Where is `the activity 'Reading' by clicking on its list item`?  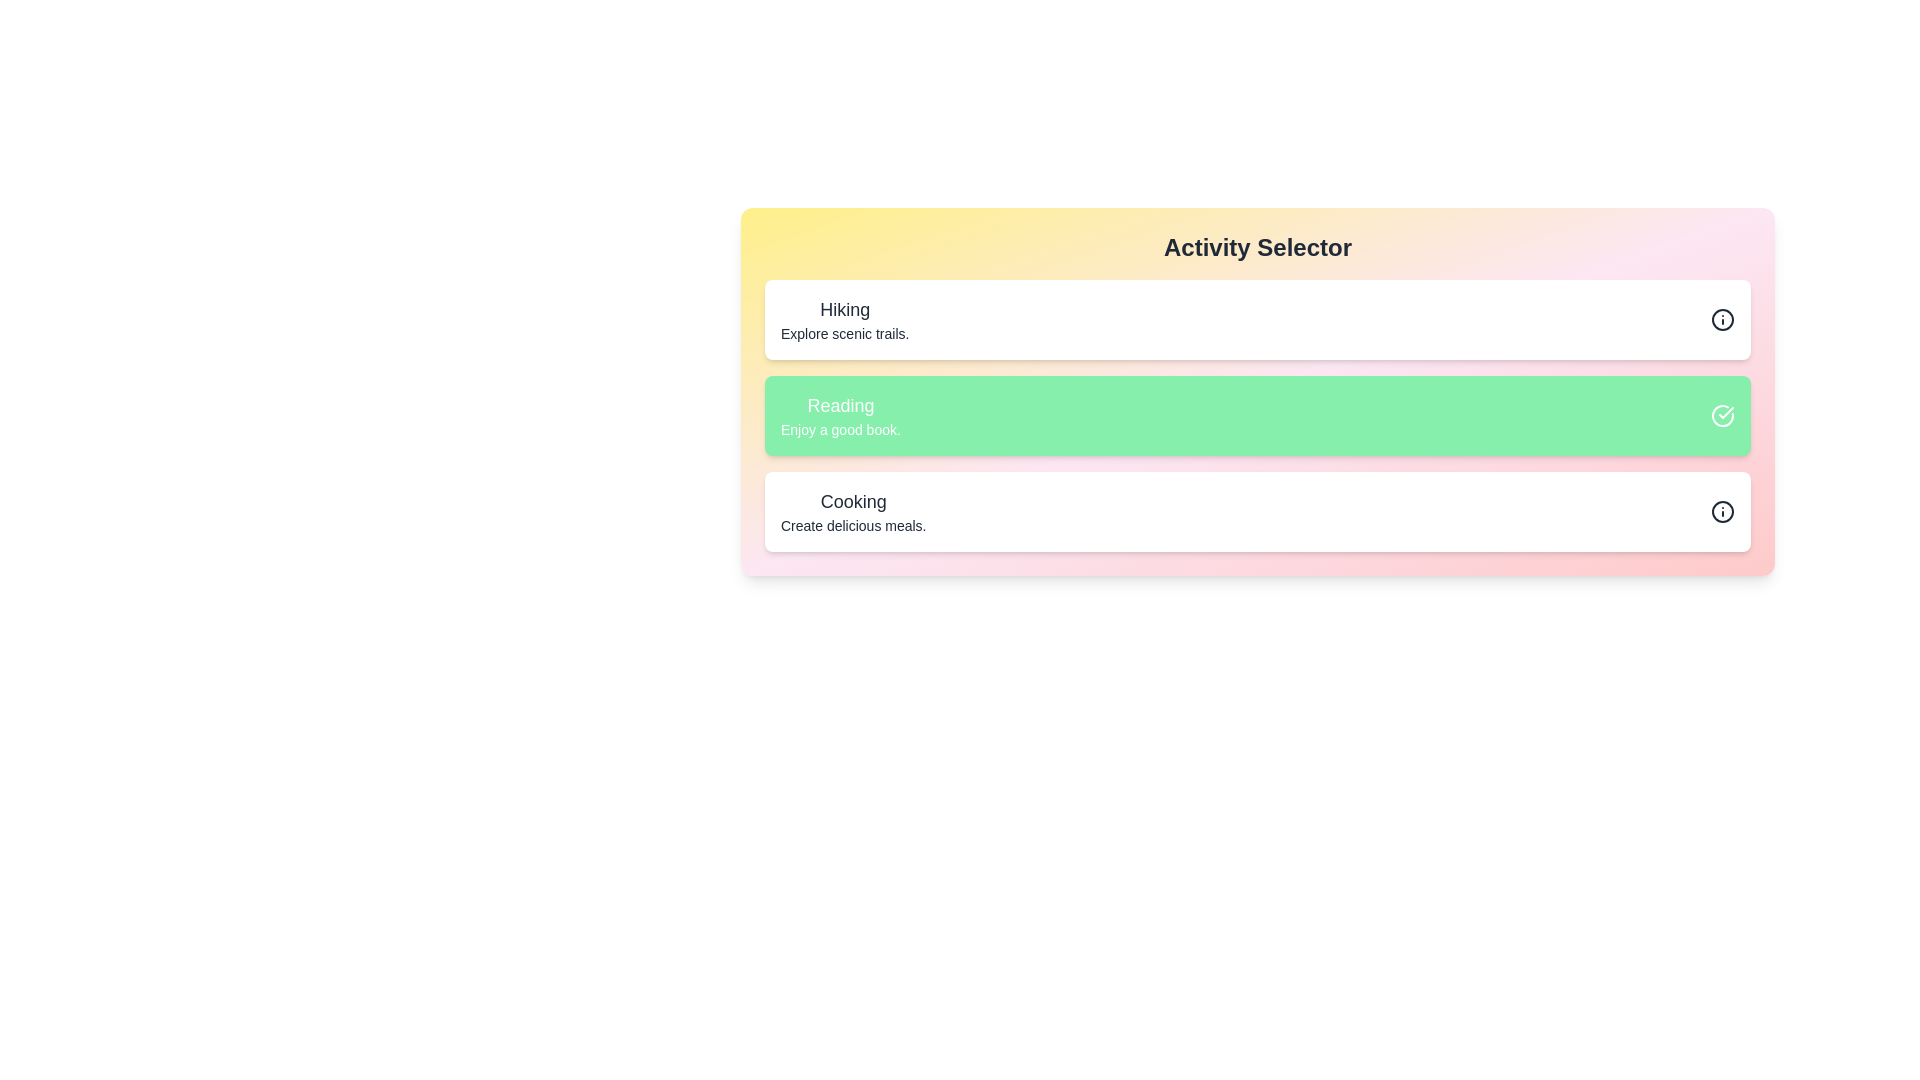
the activity 'Reading' by clicking on its list item is located at coordinates (840, 415).